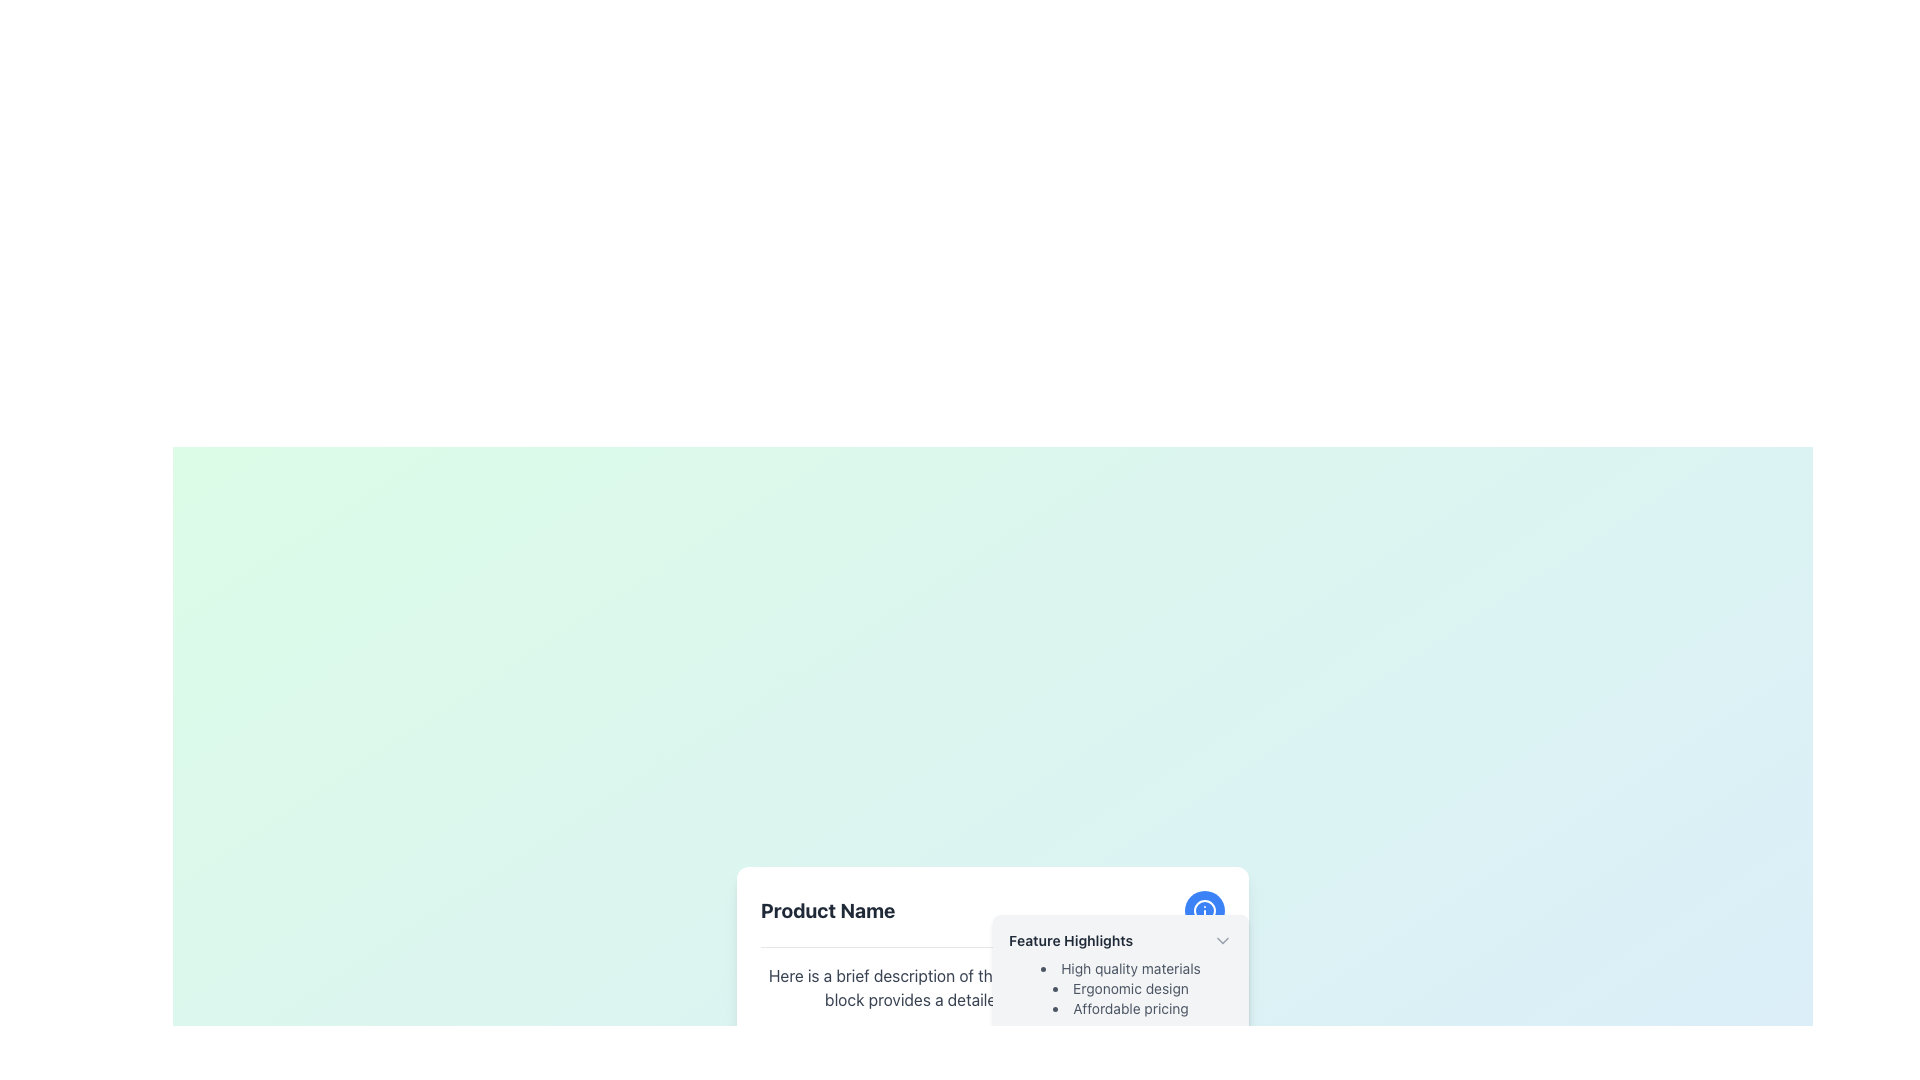  What do you see at coordinates (828, 910) in the screenshot?
I see `text displayed as 'Product Name' in bold style, located at the top left of the section above a descriptive text` at bounding box center [828, 910].